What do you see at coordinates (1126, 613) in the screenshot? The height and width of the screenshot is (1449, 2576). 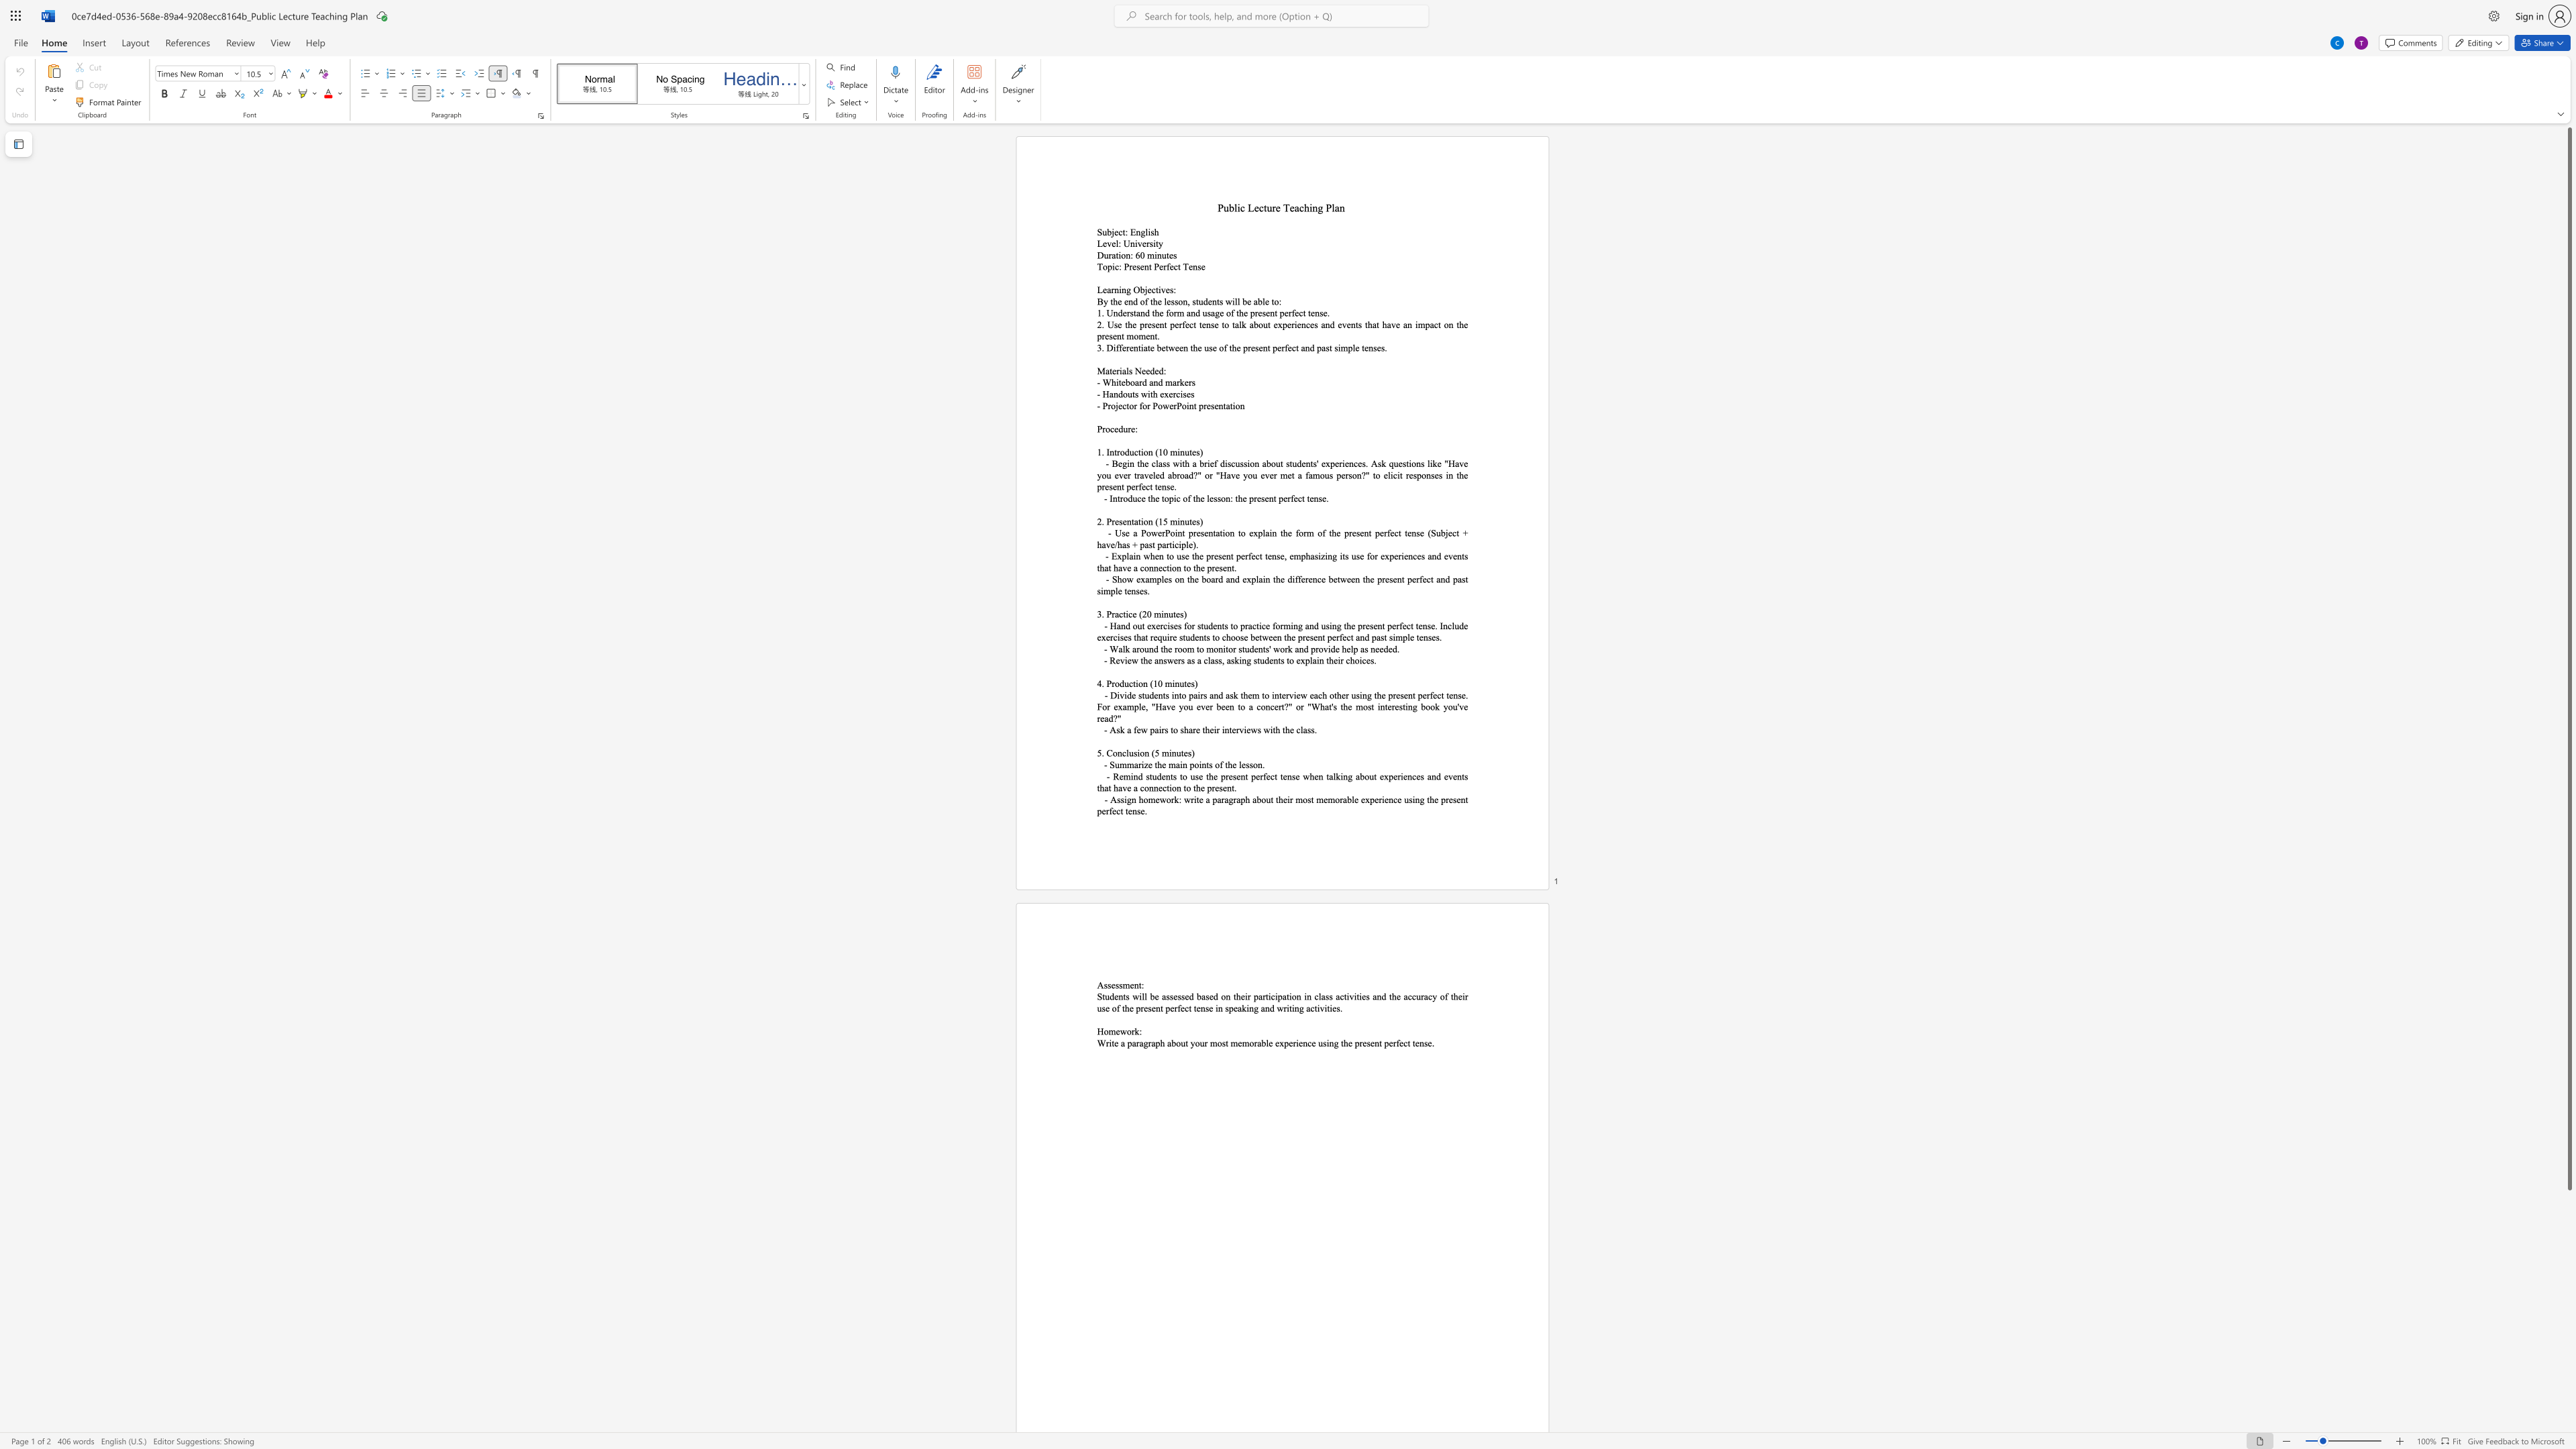 I see `the space between the continuous character "t" and "i" in the text` at bounding box center [1126, 613].